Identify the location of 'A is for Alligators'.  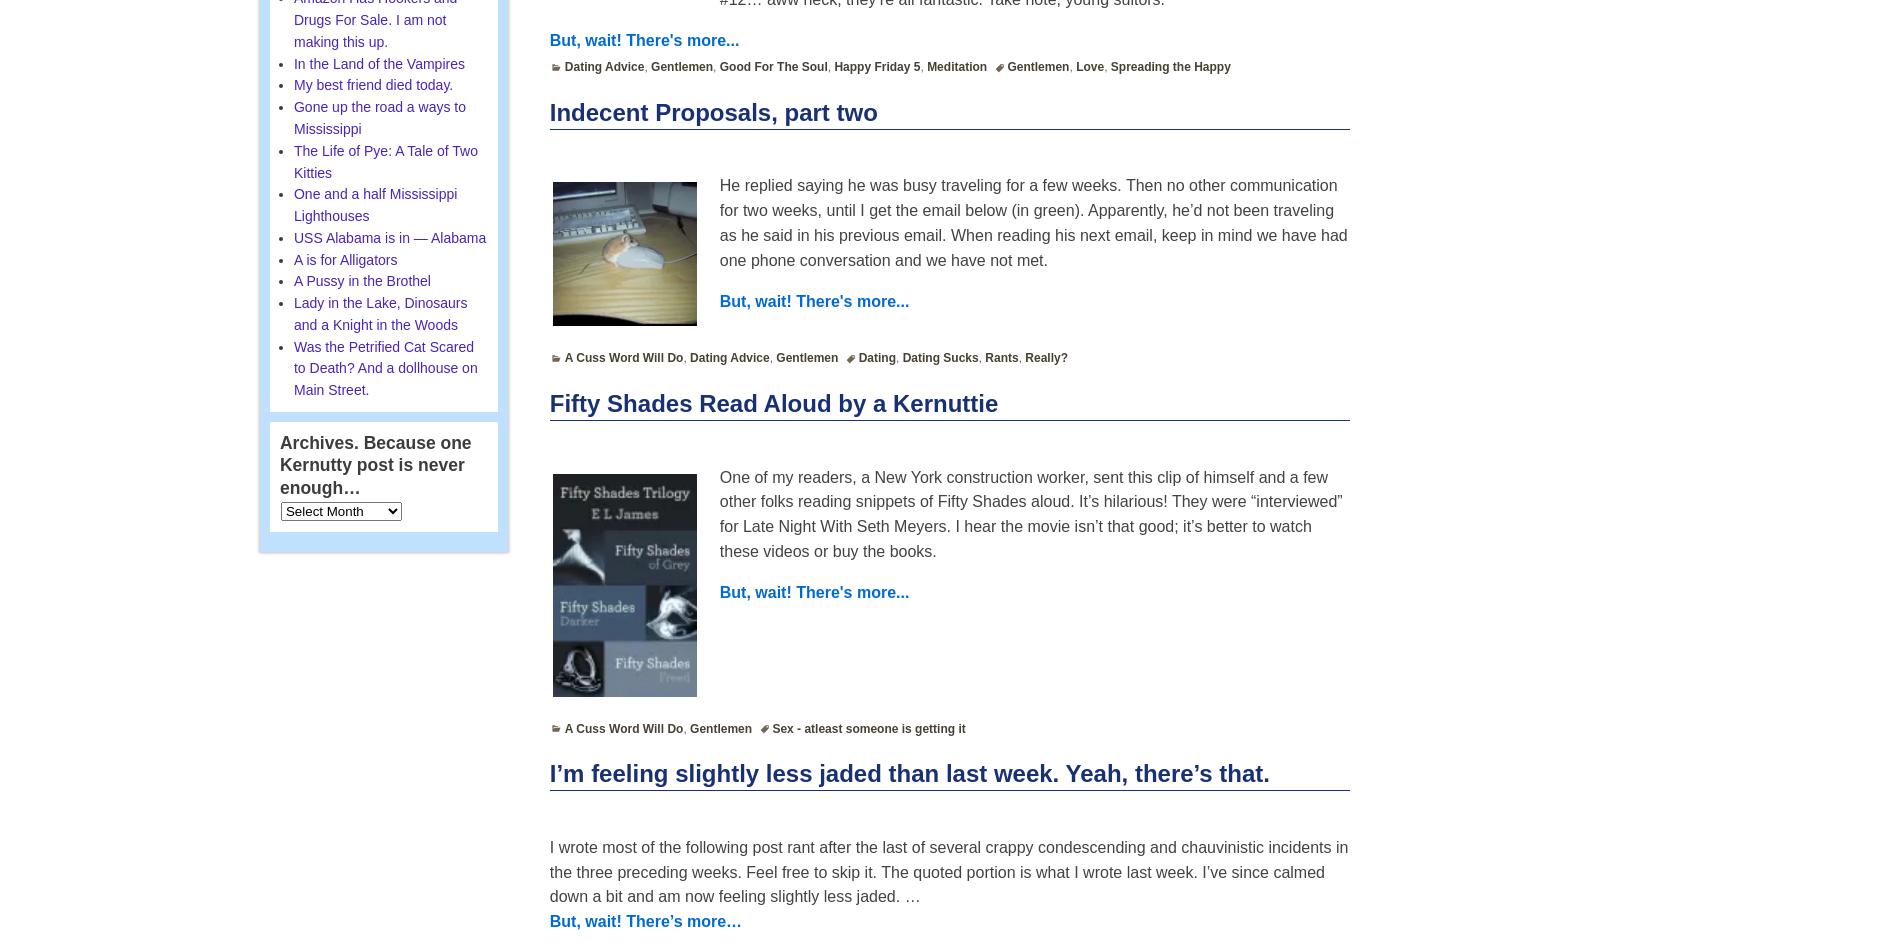
(291, 259).